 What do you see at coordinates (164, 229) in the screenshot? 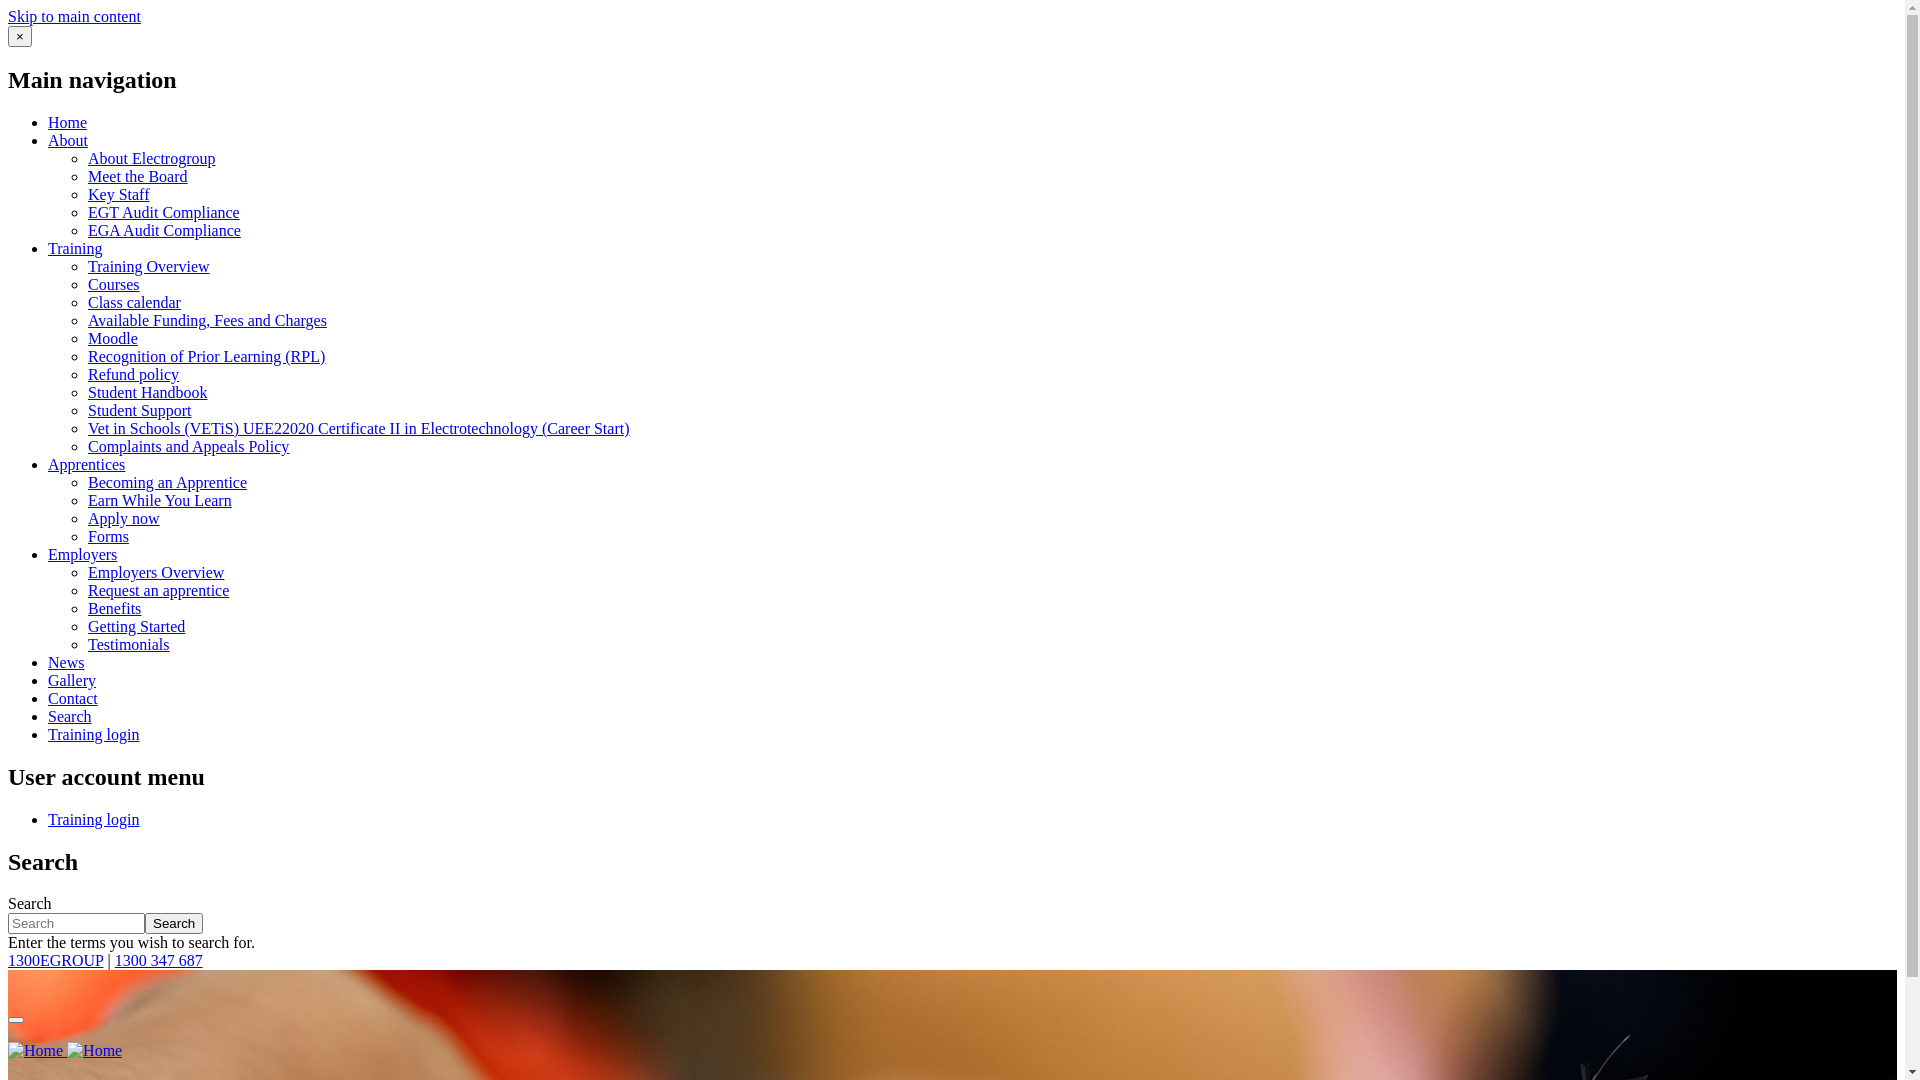
I see `'EGA Audit Compliance'` at bounding box center [164, 229].